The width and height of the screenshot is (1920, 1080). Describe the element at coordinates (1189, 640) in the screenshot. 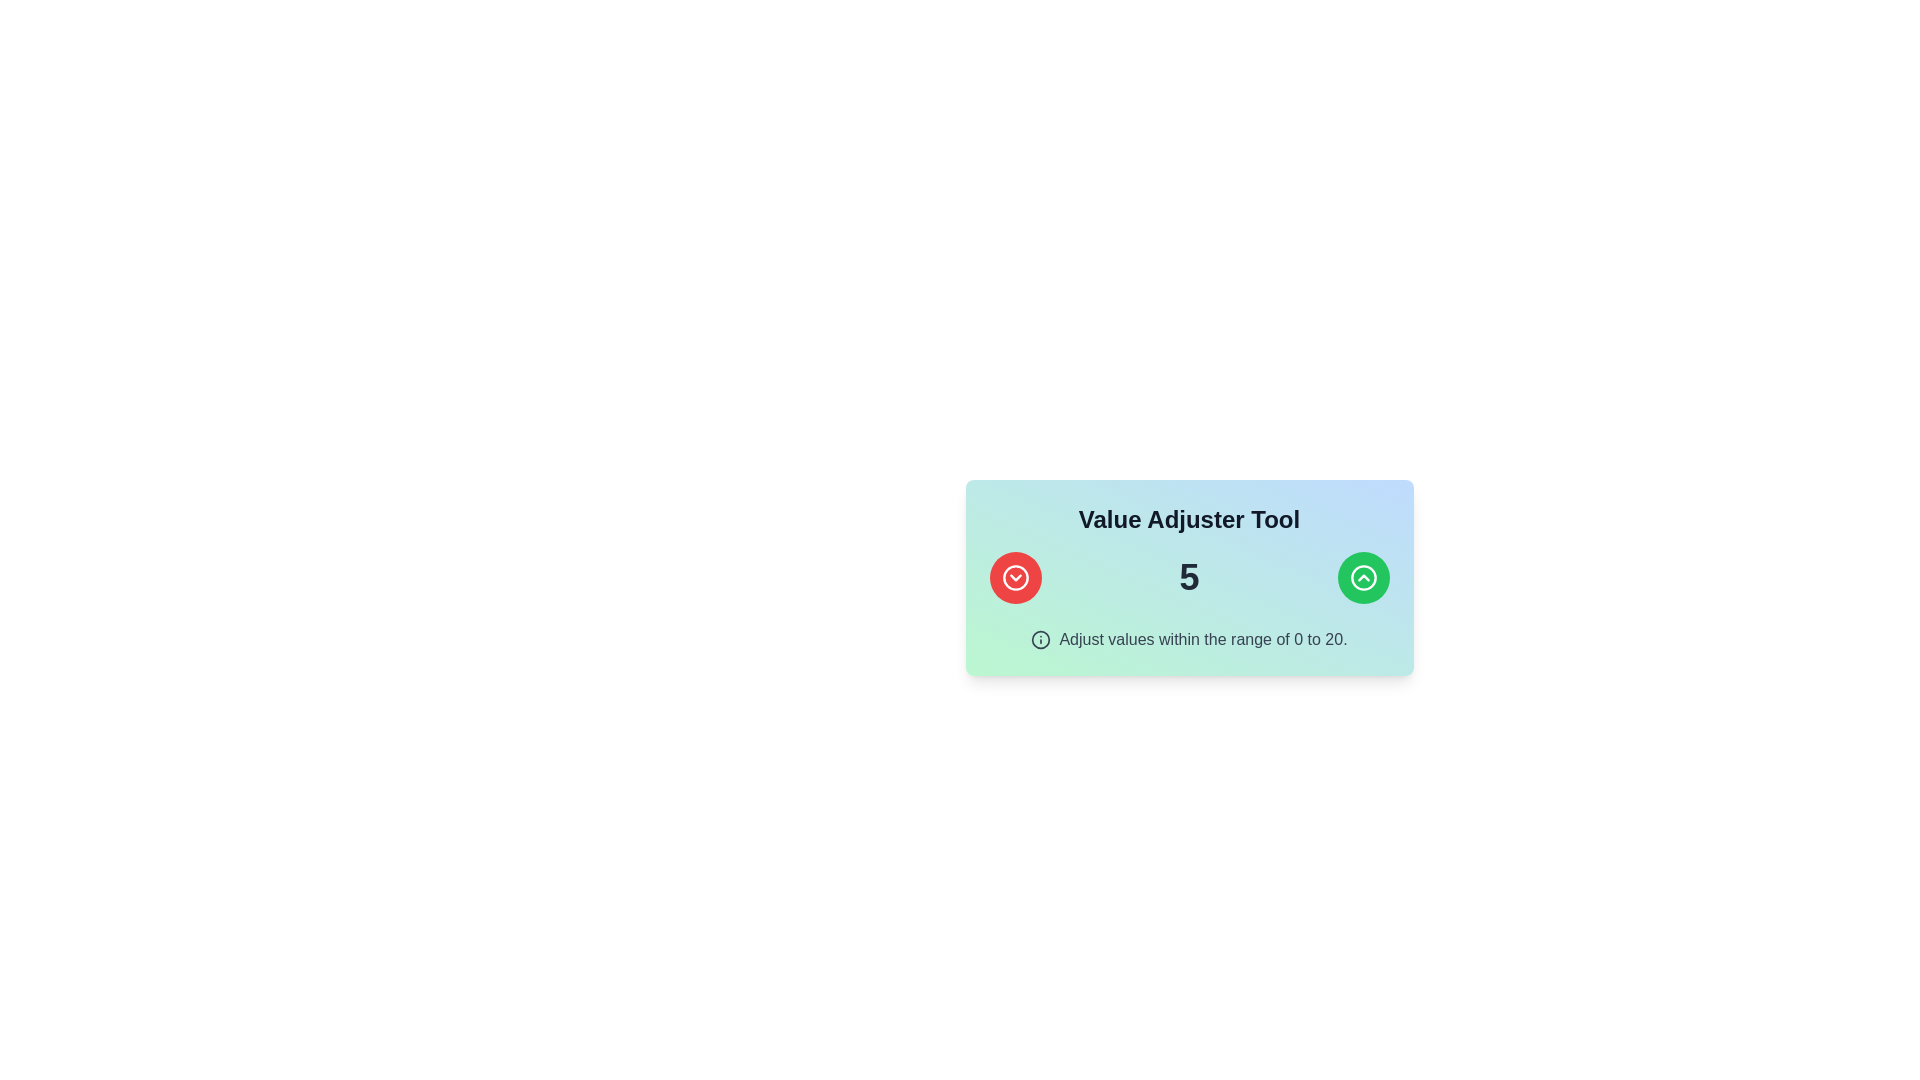

I see `the instructional text label located at the bottom of the 'Value Adjuster Tool' card, which provides guidance on permissible adjustment ranges` at that location.